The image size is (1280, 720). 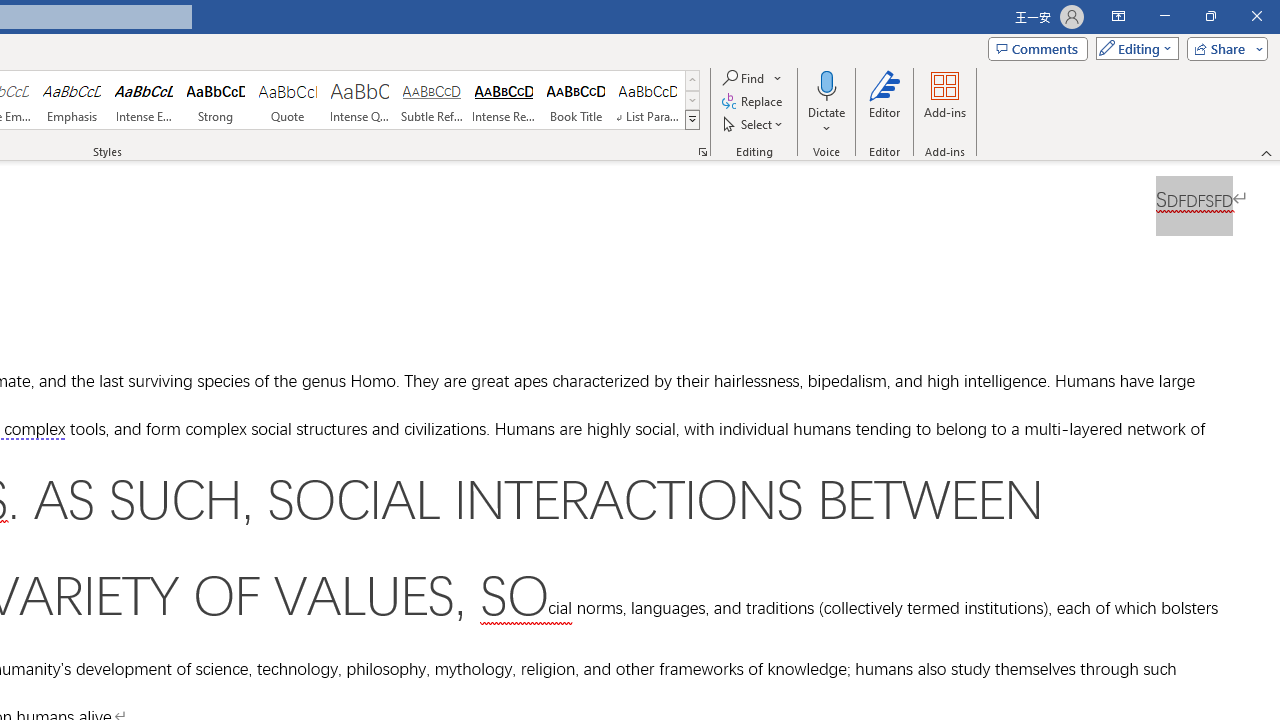 I want to click on 'Intense Emphasis', so click(x=143, y=100).